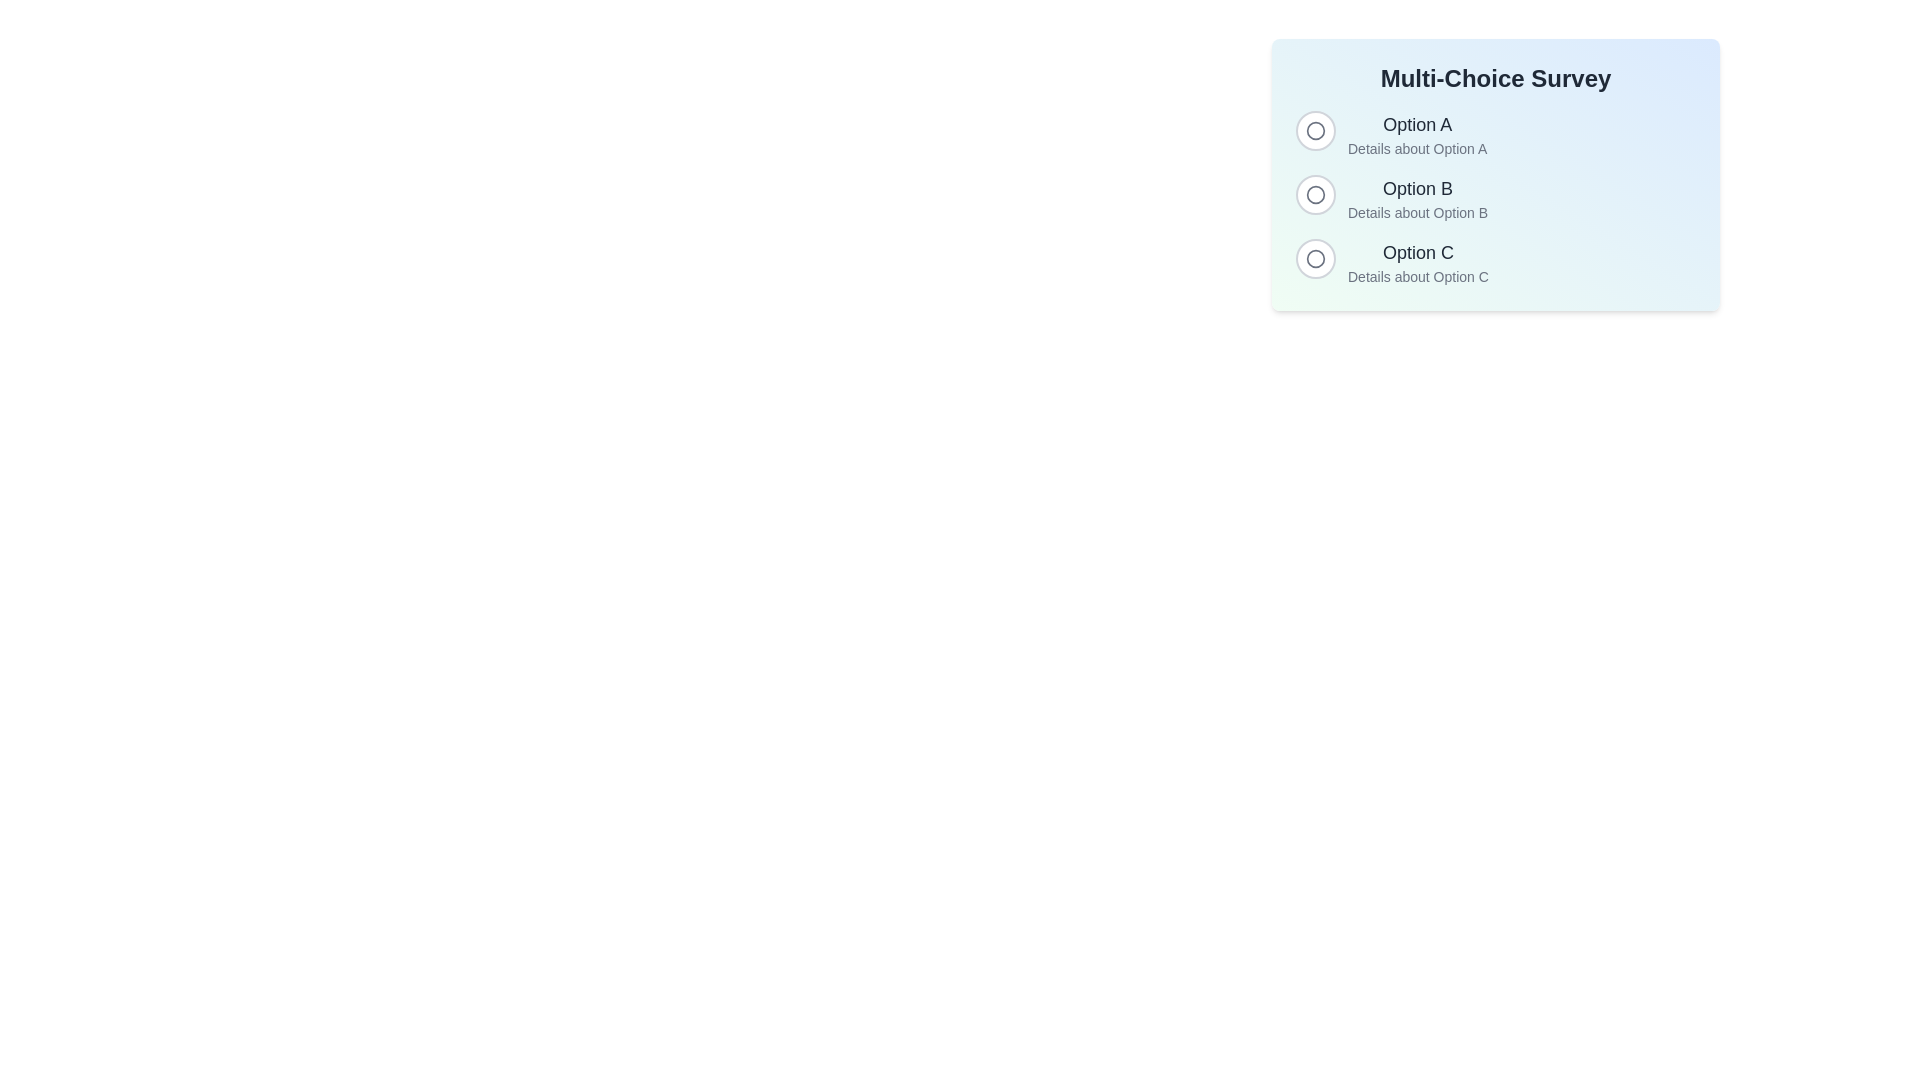 This screenshot has height=1080, width=1920. I want to click on the radio button for 'Option C', so click(1496, 261).